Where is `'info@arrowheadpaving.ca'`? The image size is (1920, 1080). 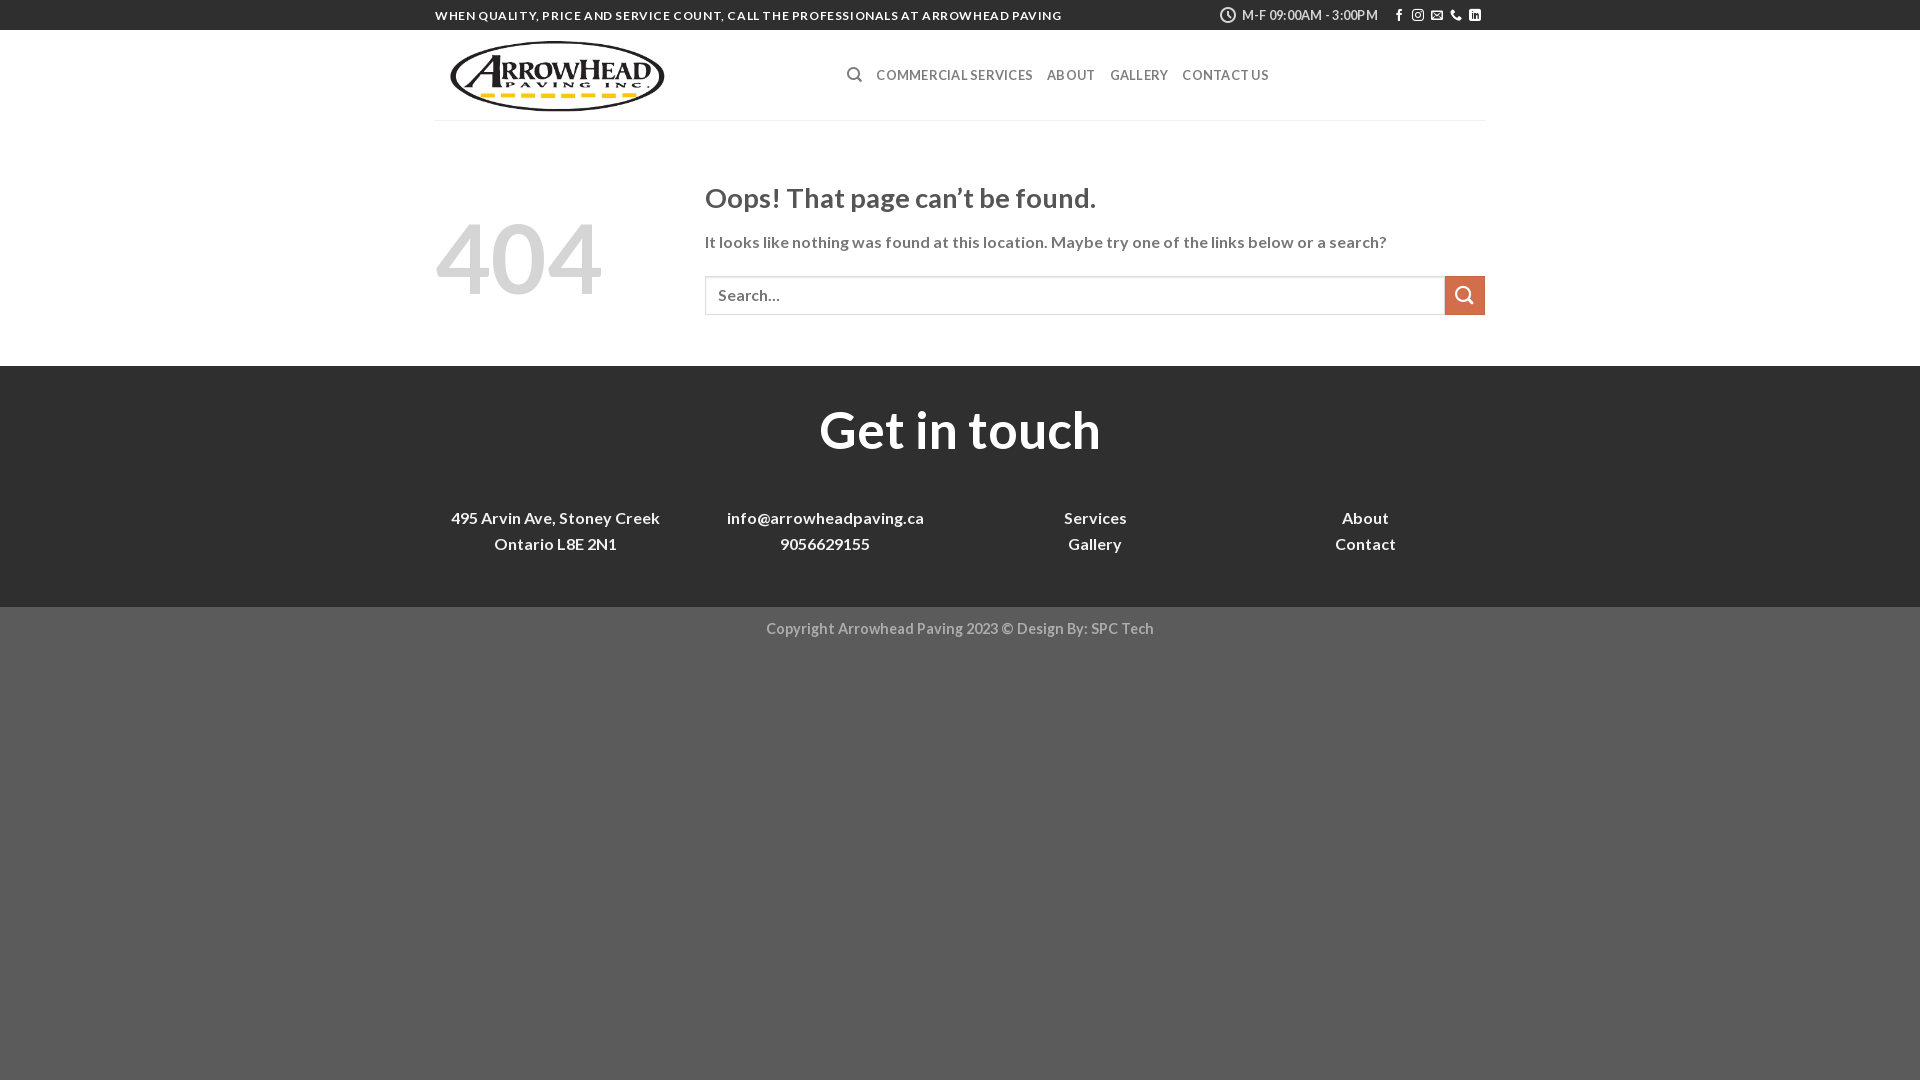
'info@arrowheadpaving.ca' is located at coordinates (824, 516).